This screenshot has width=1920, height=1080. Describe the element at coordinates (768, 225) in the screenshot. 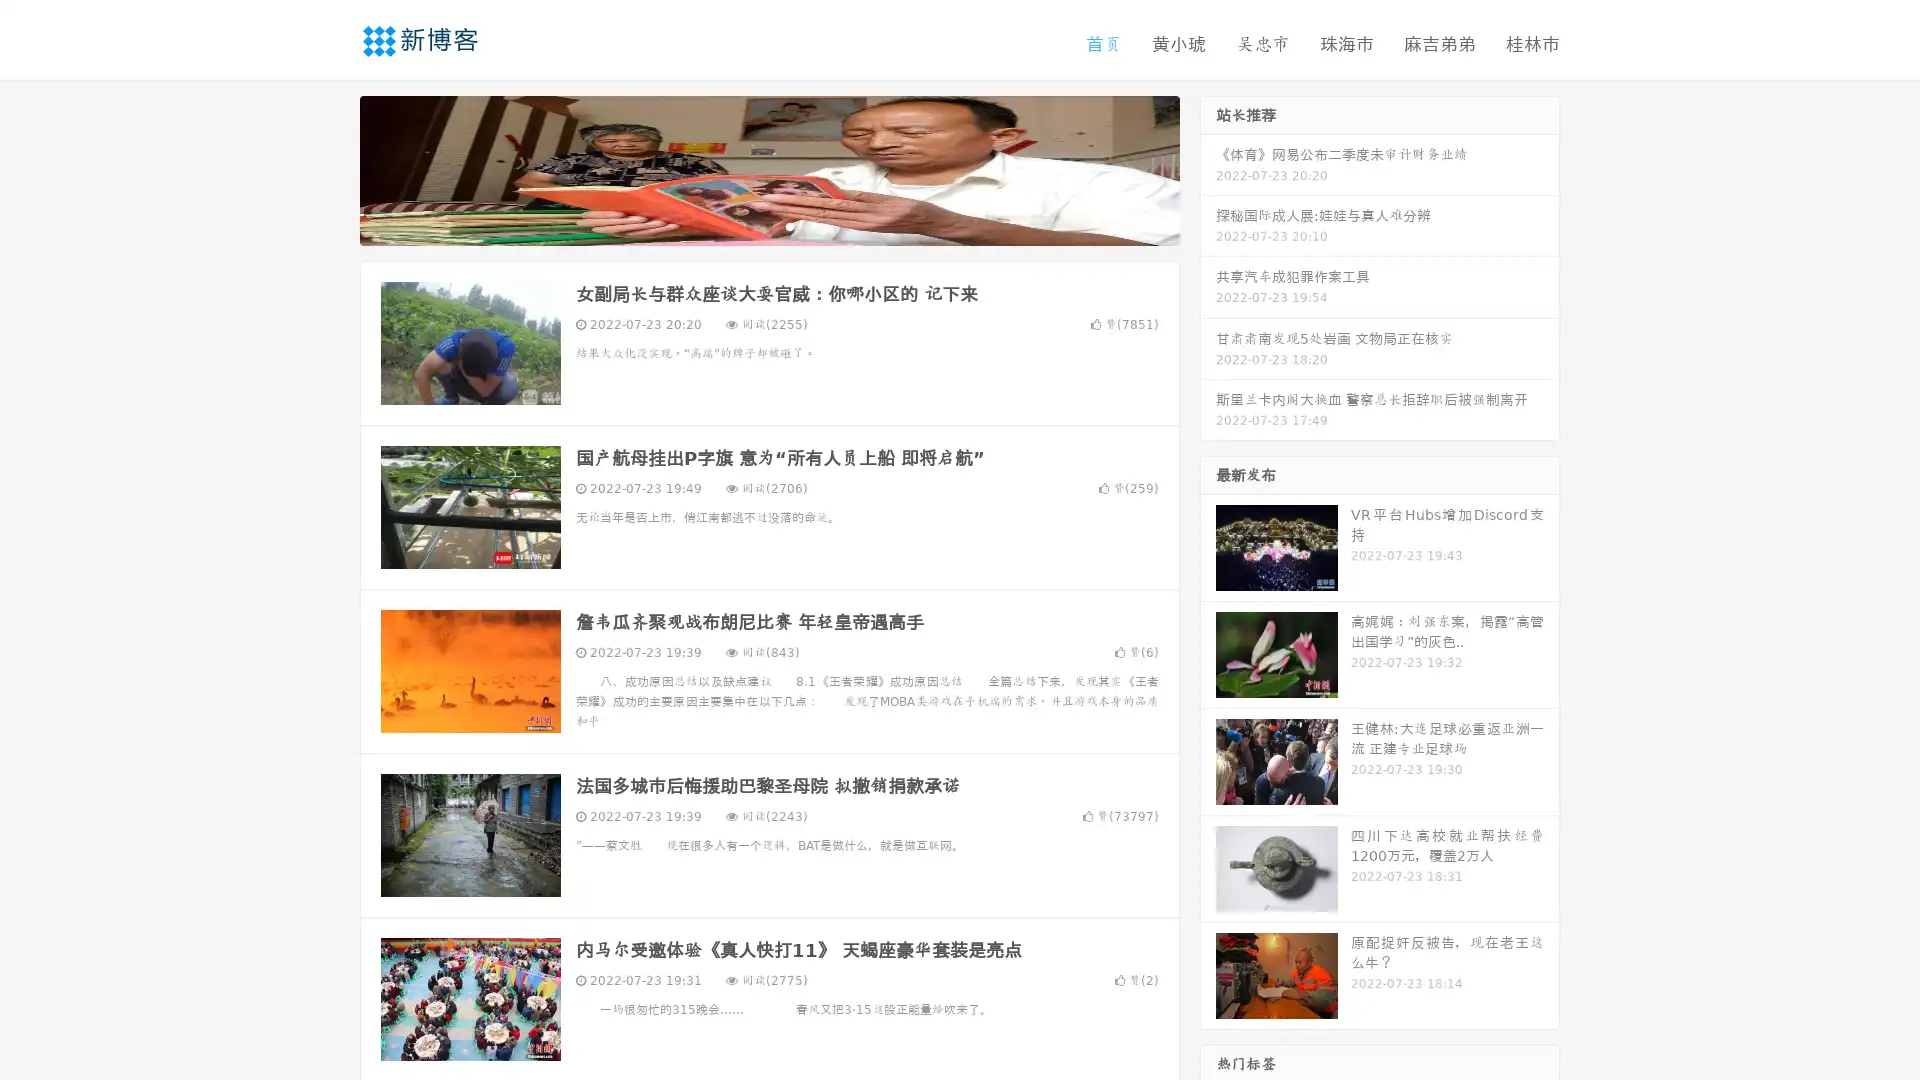

I see `Go to slide 2` at that location.